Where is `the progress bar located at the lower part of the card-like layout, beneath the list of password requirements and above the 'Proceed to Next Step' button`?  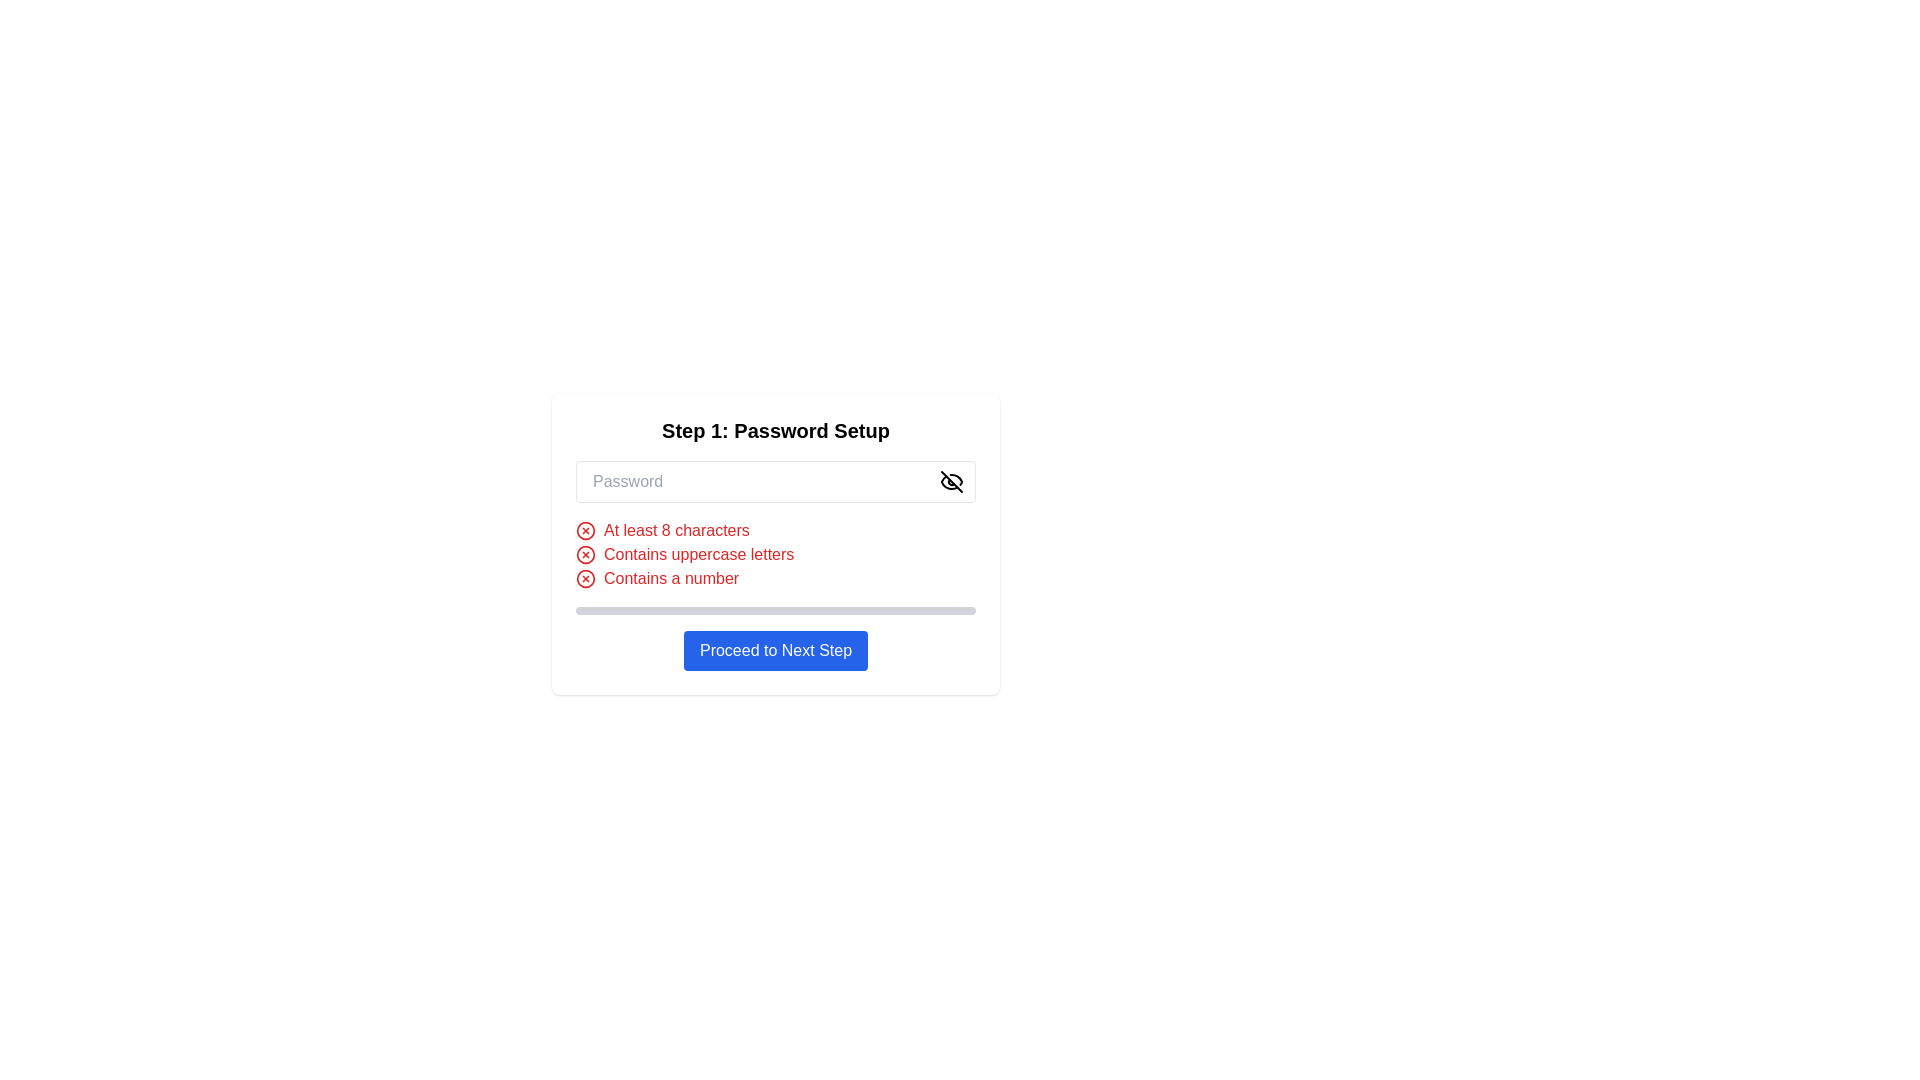 the progress bar located at the lower part of the card-like layout, beneath the list of password requirements and above the 'Proceed to Next Step' button is located at coordinates (775, 609).